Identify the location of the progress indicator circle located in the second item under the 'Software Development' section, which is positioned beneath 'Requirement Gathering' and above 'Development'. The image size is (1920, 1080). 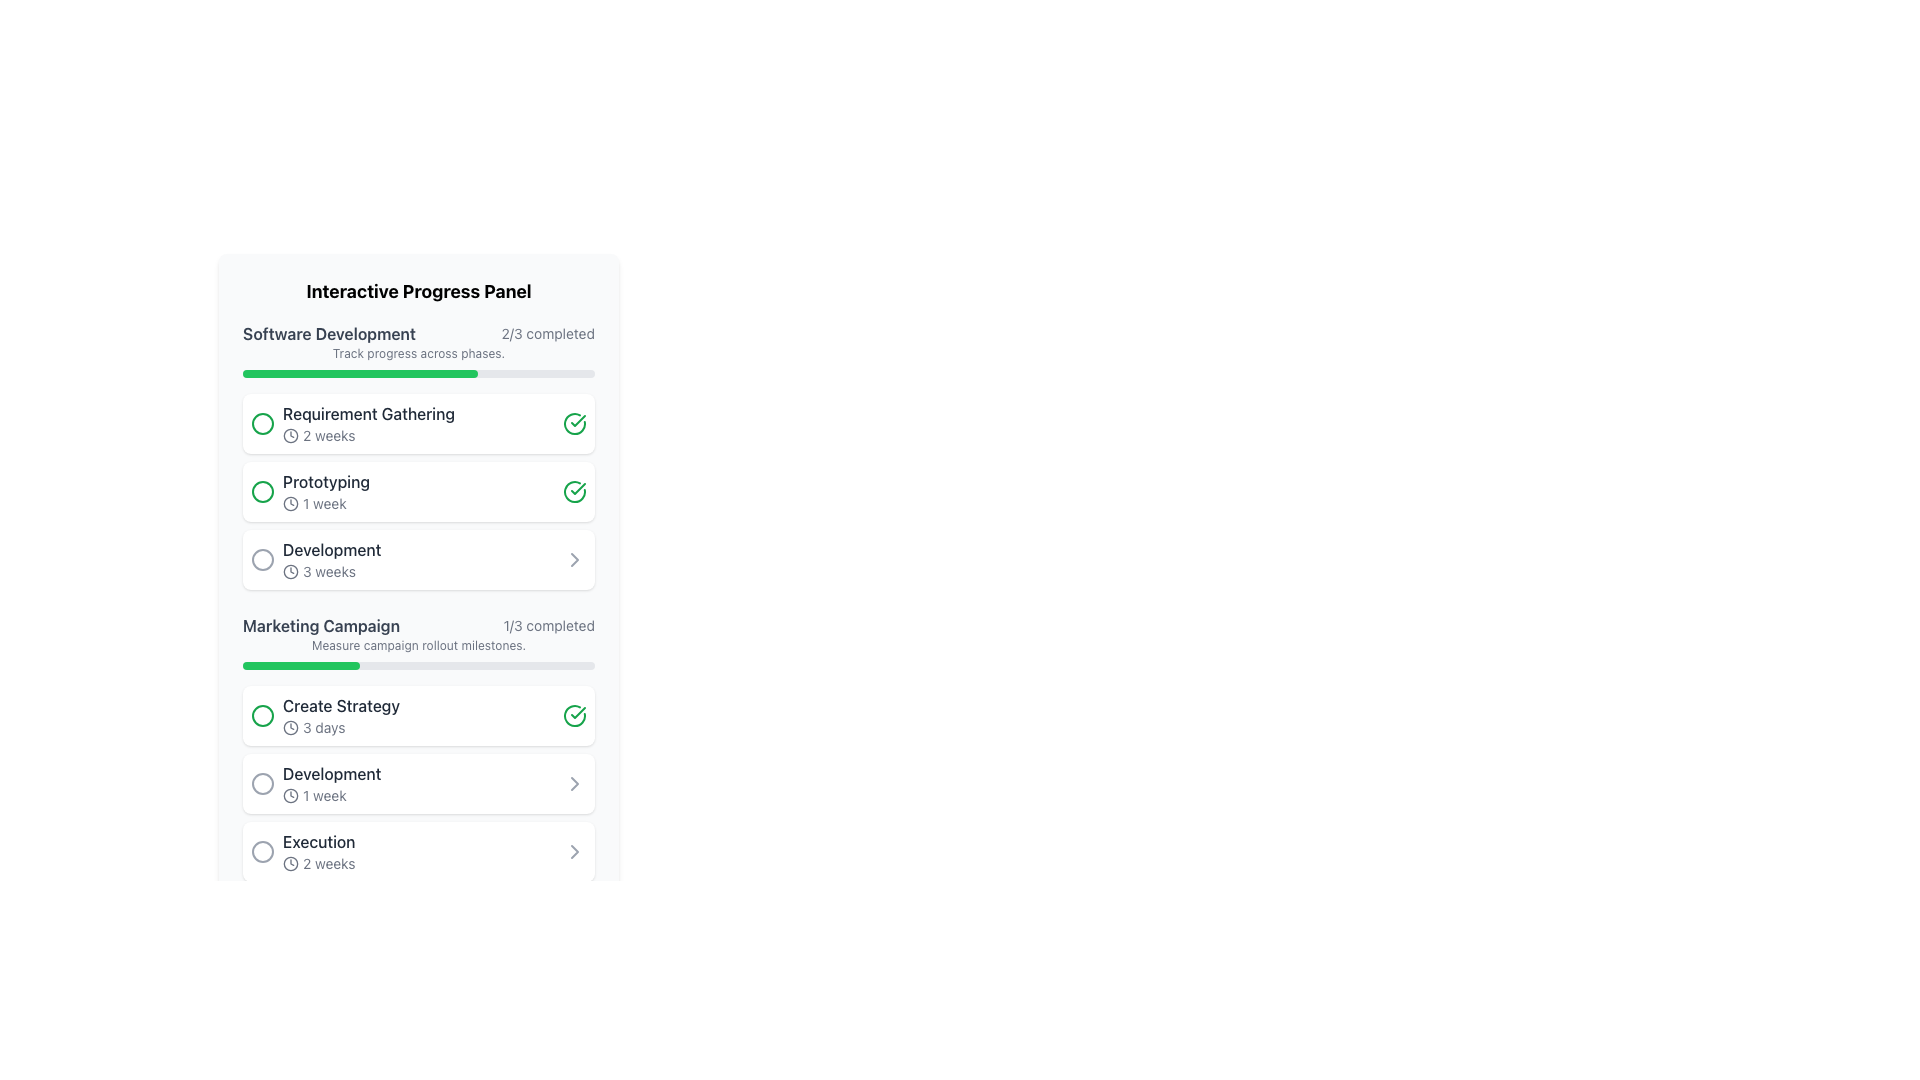
(262, 492).